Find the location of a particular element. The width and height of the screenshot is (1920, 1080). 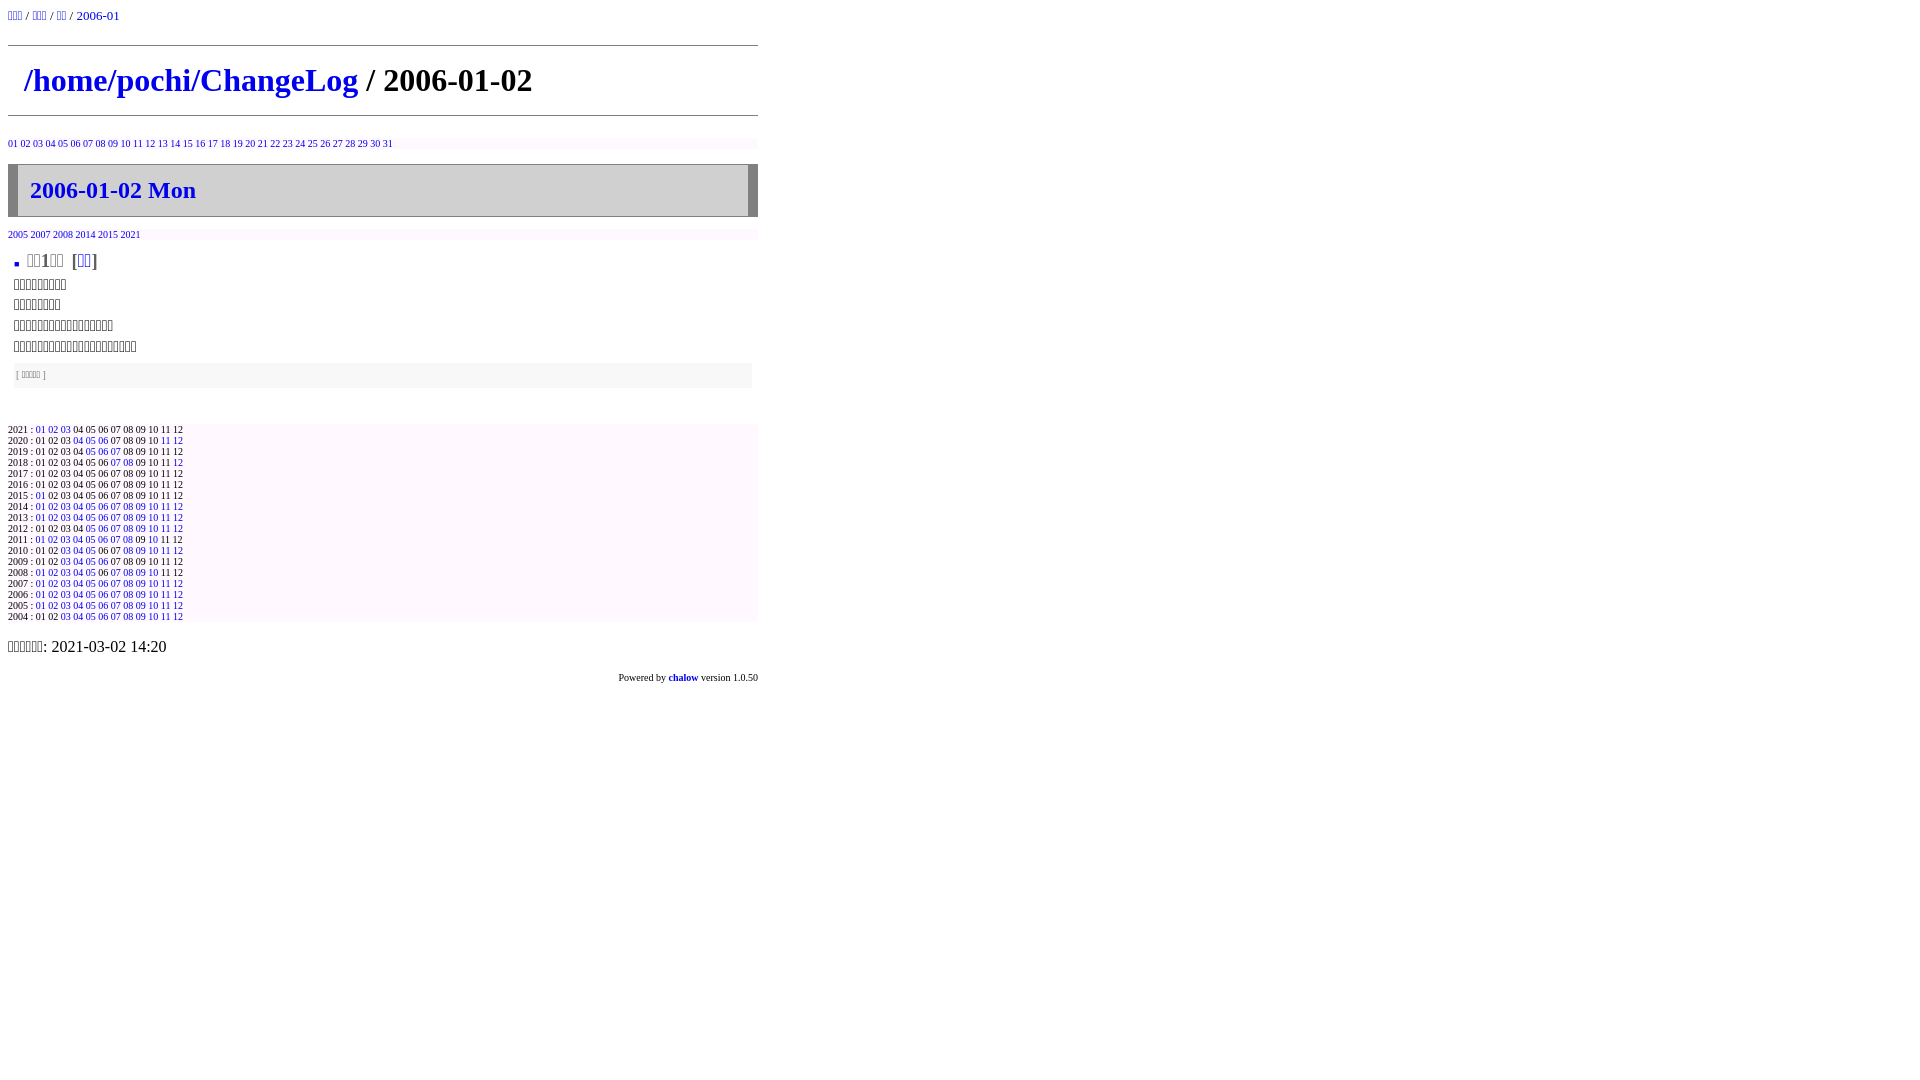

'07' is located at coordinates (114, 572).